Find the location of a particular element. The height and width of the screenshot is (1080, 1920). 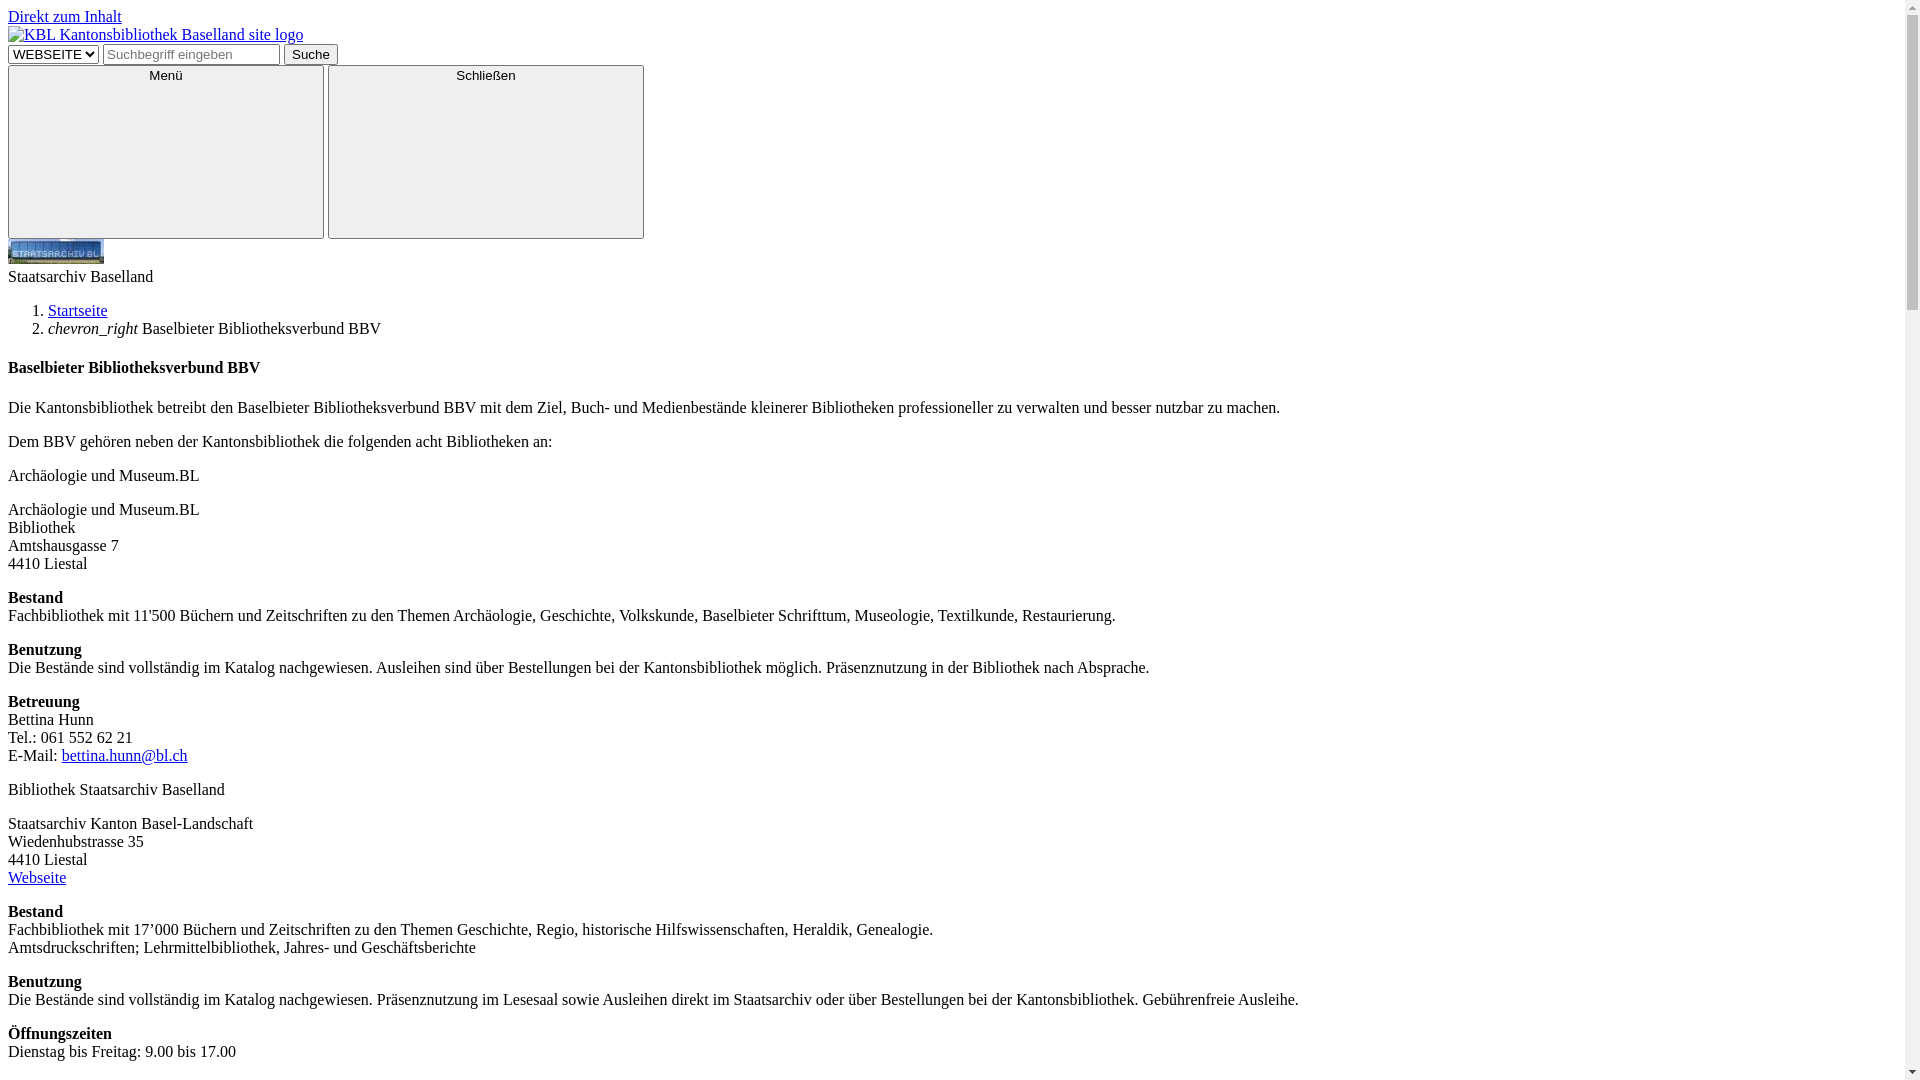

'Direkt zum Inhalt' is located at coordinates (65, 16).